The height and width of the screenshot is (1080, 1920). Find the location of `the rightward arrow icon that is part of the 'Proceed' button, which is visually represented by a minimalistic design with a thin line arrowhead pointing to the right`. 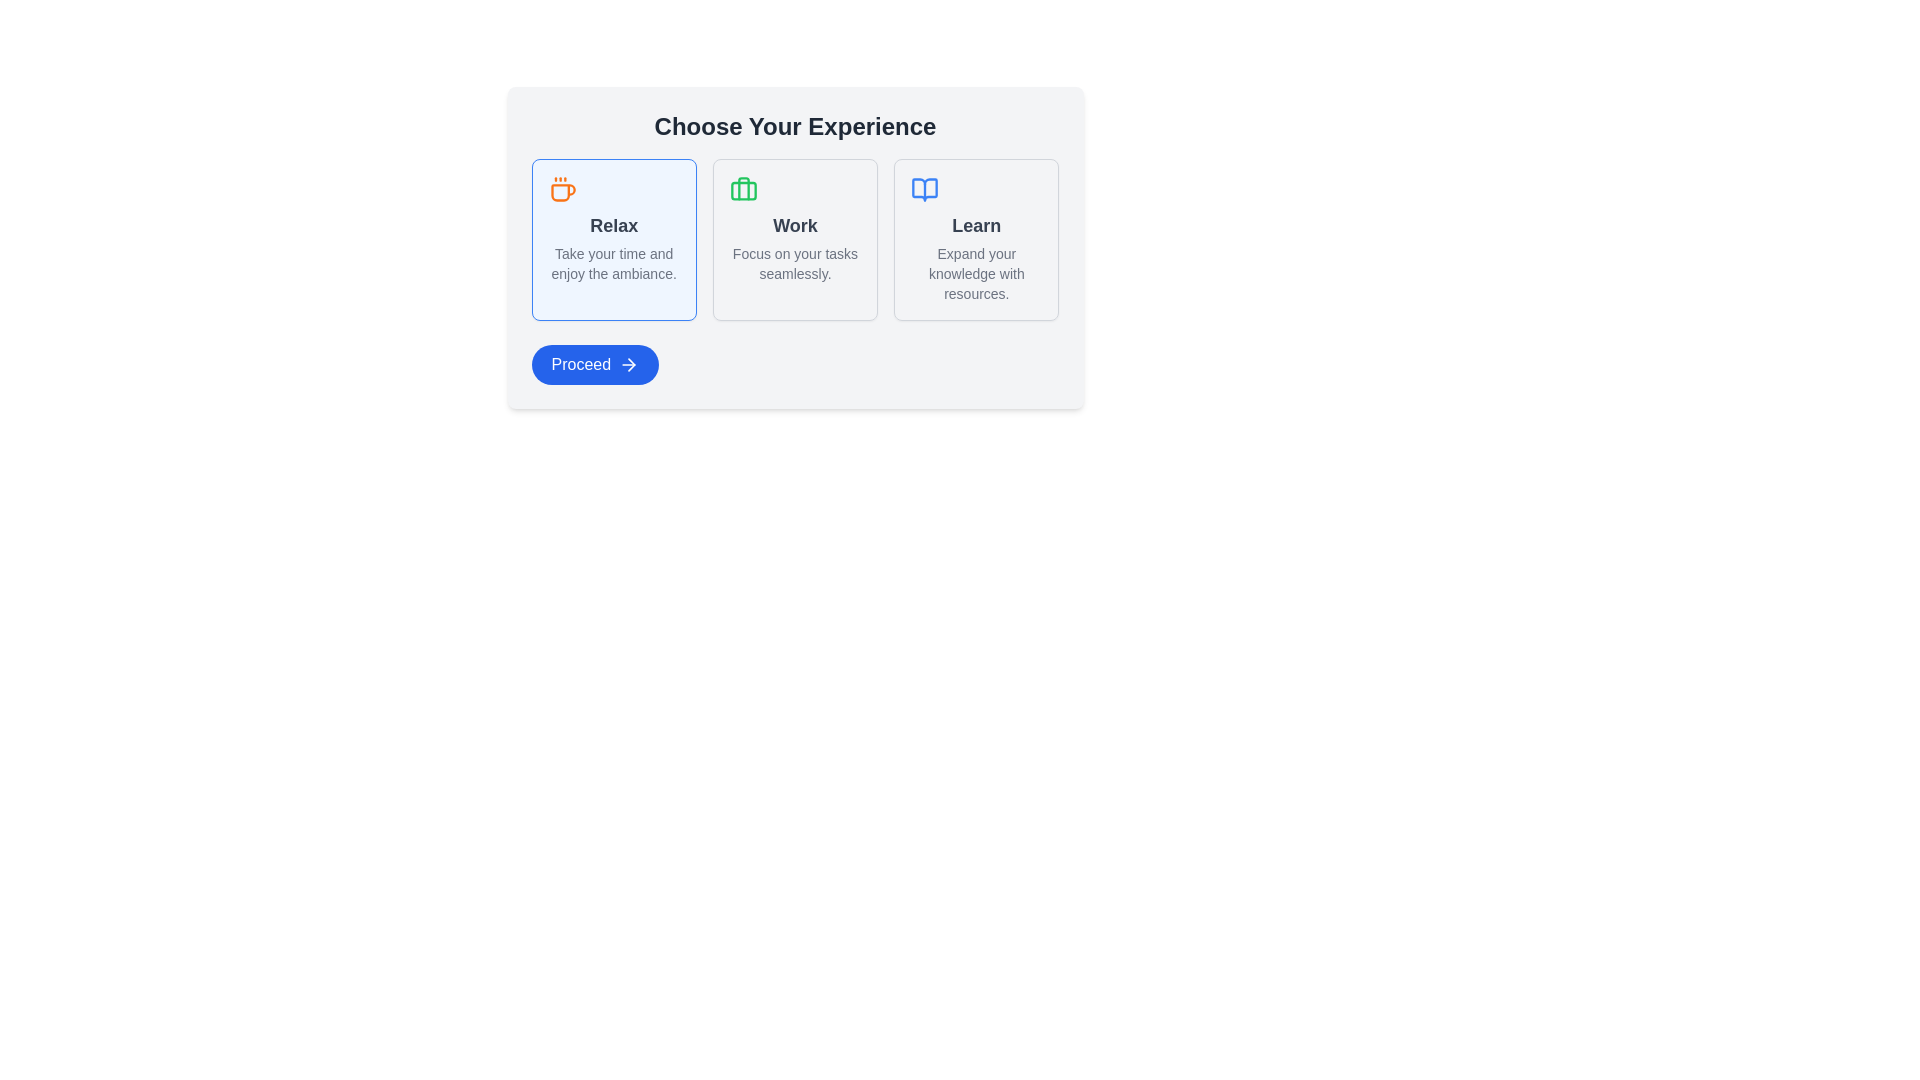

the rightward arrow icon that is part of the 'Proceed' button, which is visually represented by a minimalistic design with a thin line arrowhead pointing to the right is located at coordinates (631, 365).